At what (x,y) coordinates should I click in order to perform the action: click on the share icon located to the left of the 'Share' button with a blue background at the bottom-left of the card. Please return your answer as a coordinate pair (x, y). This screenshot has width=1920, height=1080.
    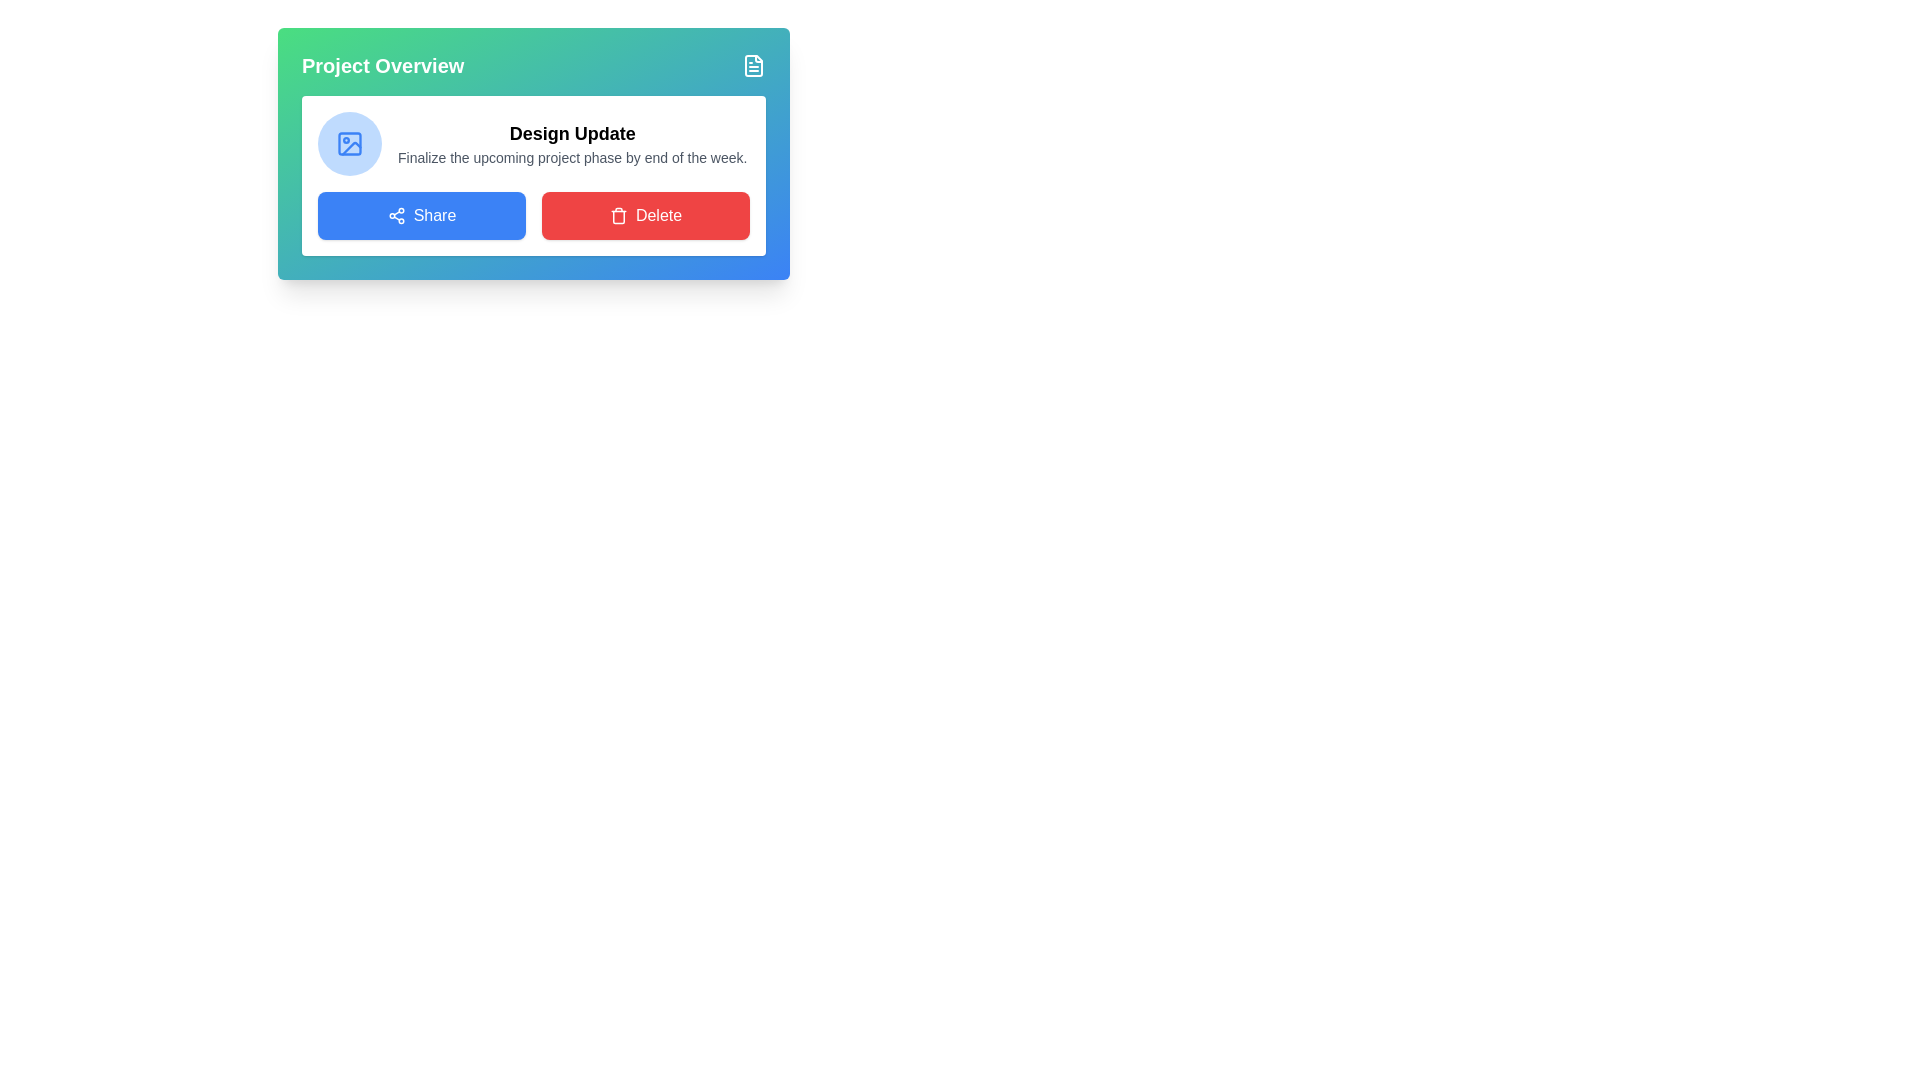
    Looking at the image, I should click on (396, 216).